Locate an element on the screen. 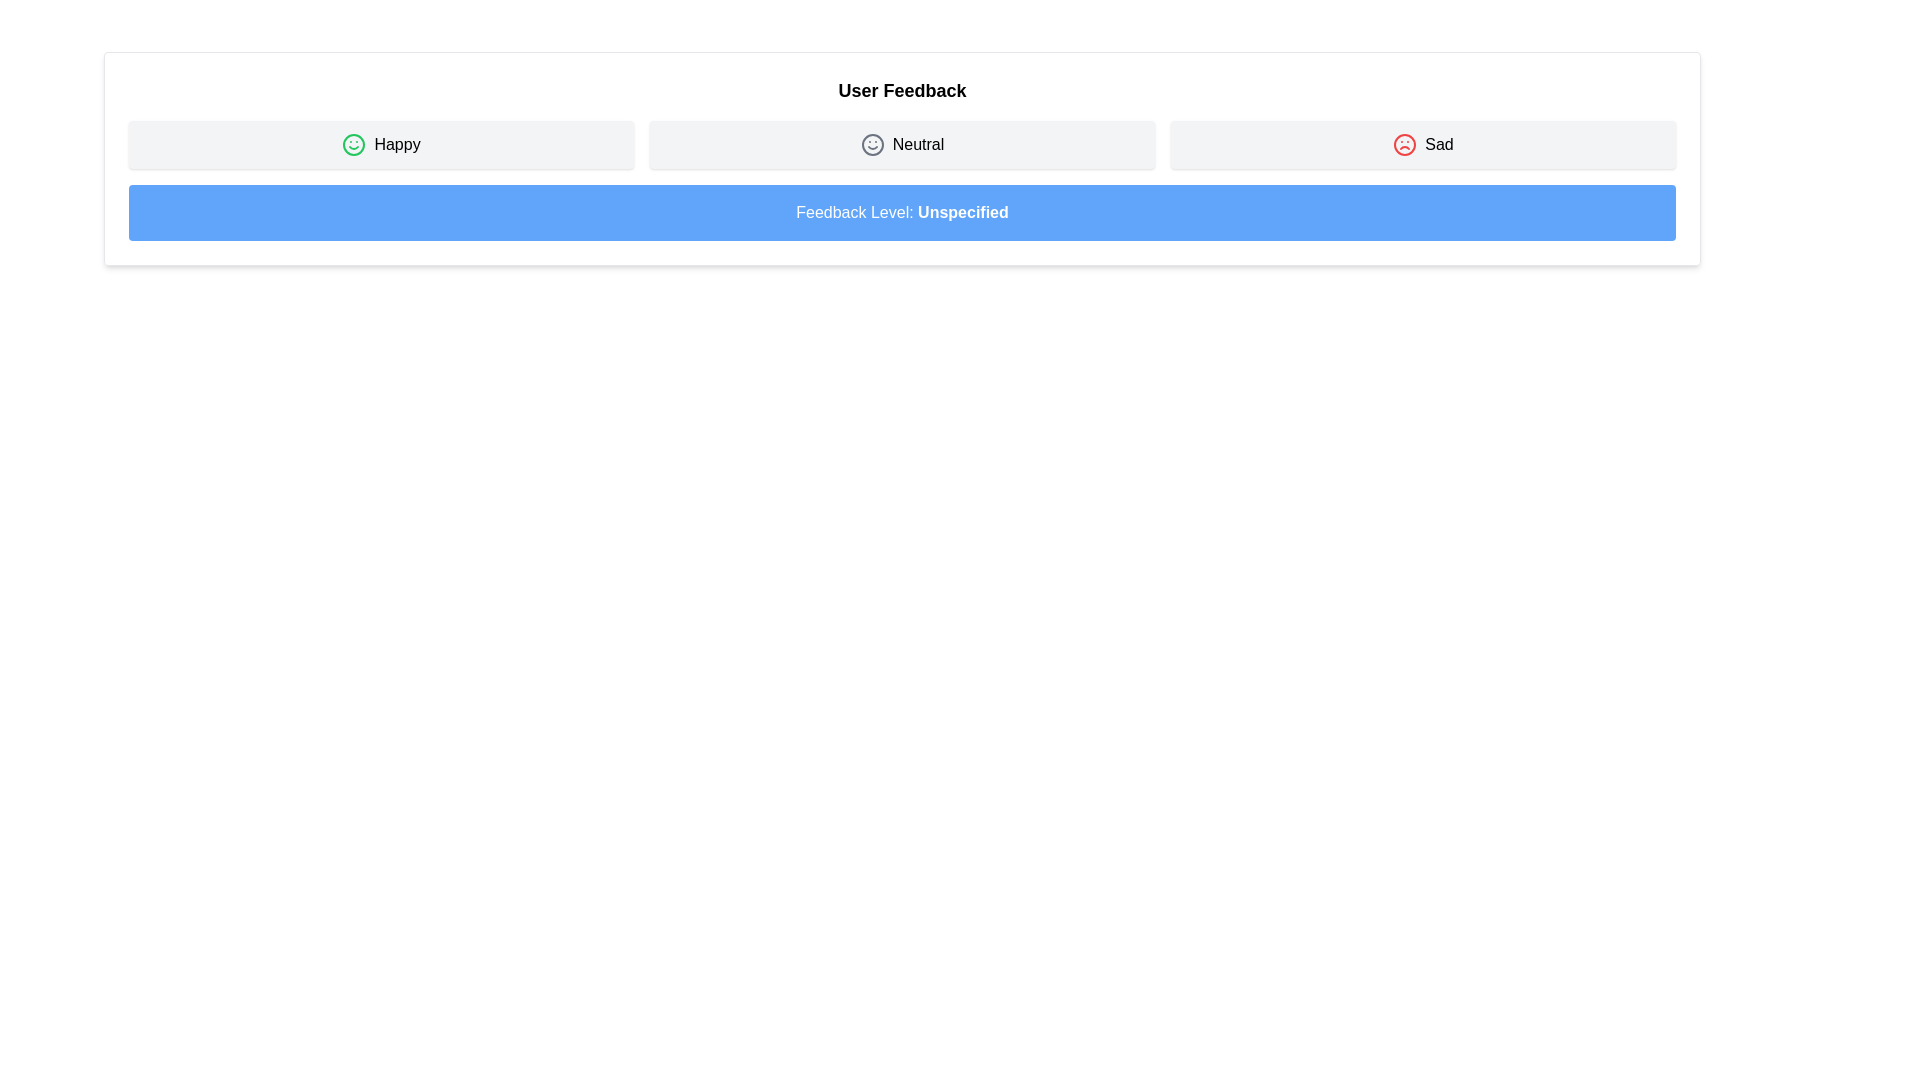 The width and height of the screenshot is (1920, 1080). the text label that displays the word 'Happy', which is next to a green smiling face icon, part of the sentiment options in the upper portion of the interface is located at coordinates (397, 144).